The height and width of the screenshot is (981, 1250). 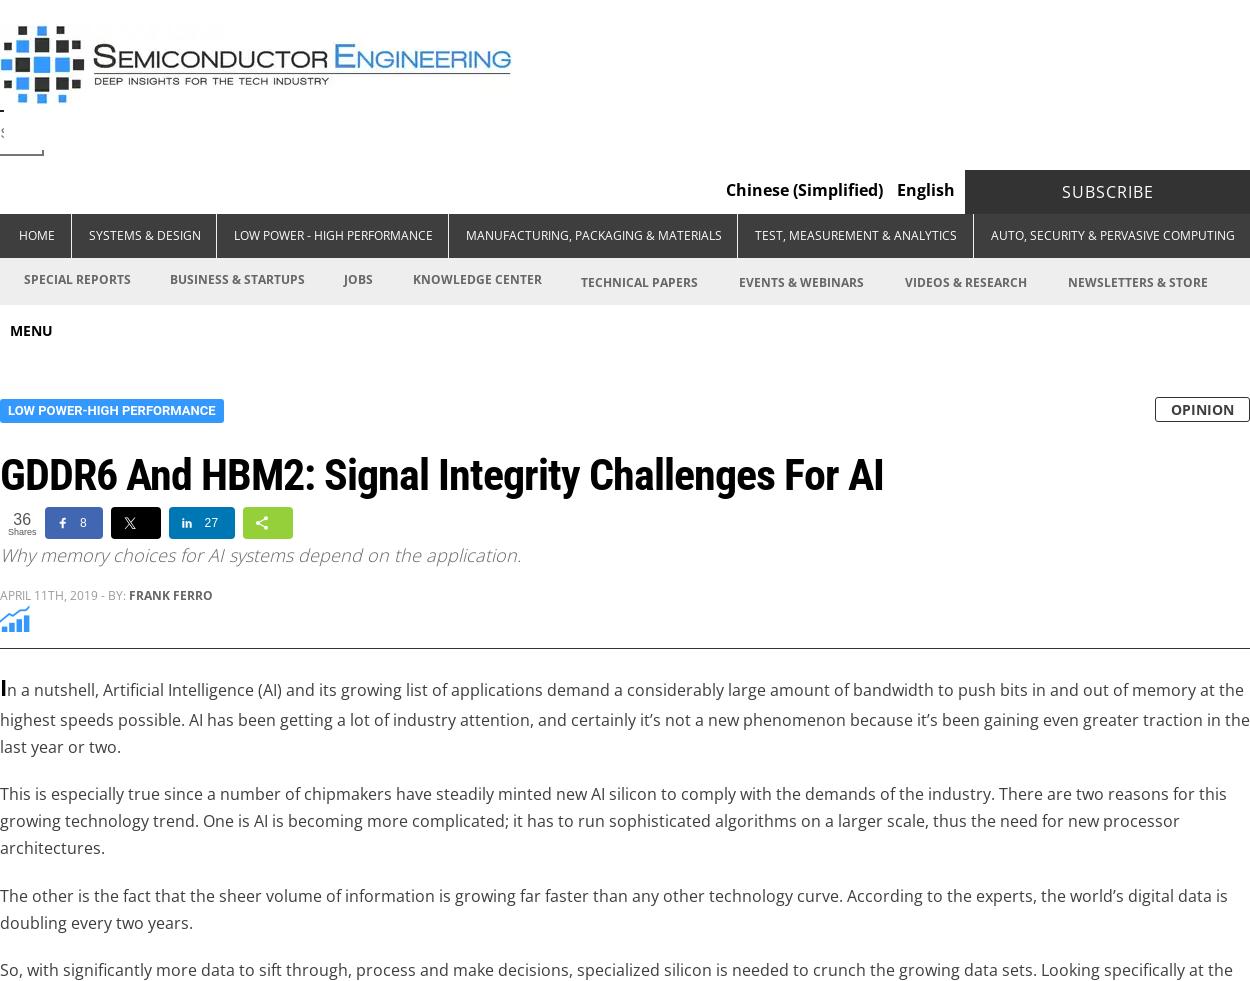 What do you see at coordinates (1201, 408) in the screenshot?
I see `'OPINION'` at bounding box center [1201, 408].